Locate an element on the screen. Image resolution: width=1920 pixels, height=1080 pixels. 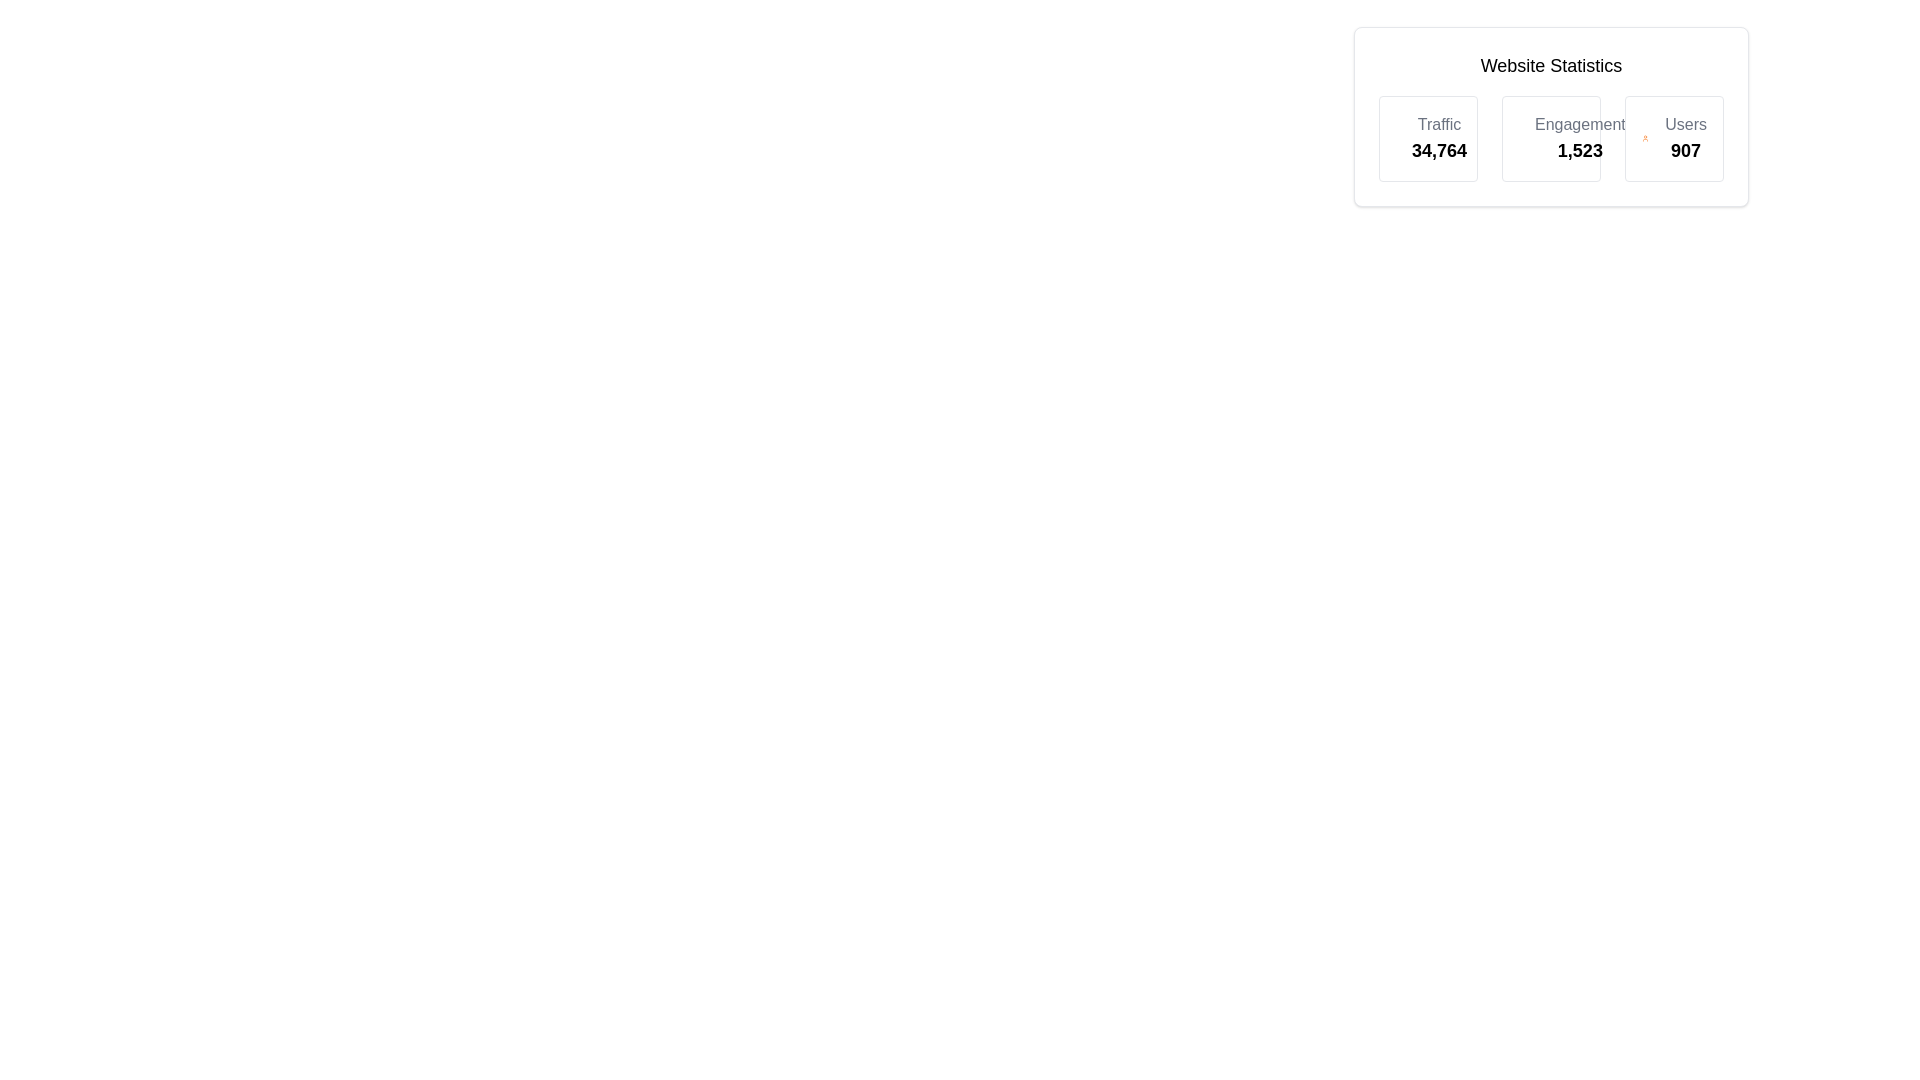
the Circle element within the SVG graphic that enhances the 'Engagement' statistic in the 'Website Statistics' section is located at coordinates (1530, 135).